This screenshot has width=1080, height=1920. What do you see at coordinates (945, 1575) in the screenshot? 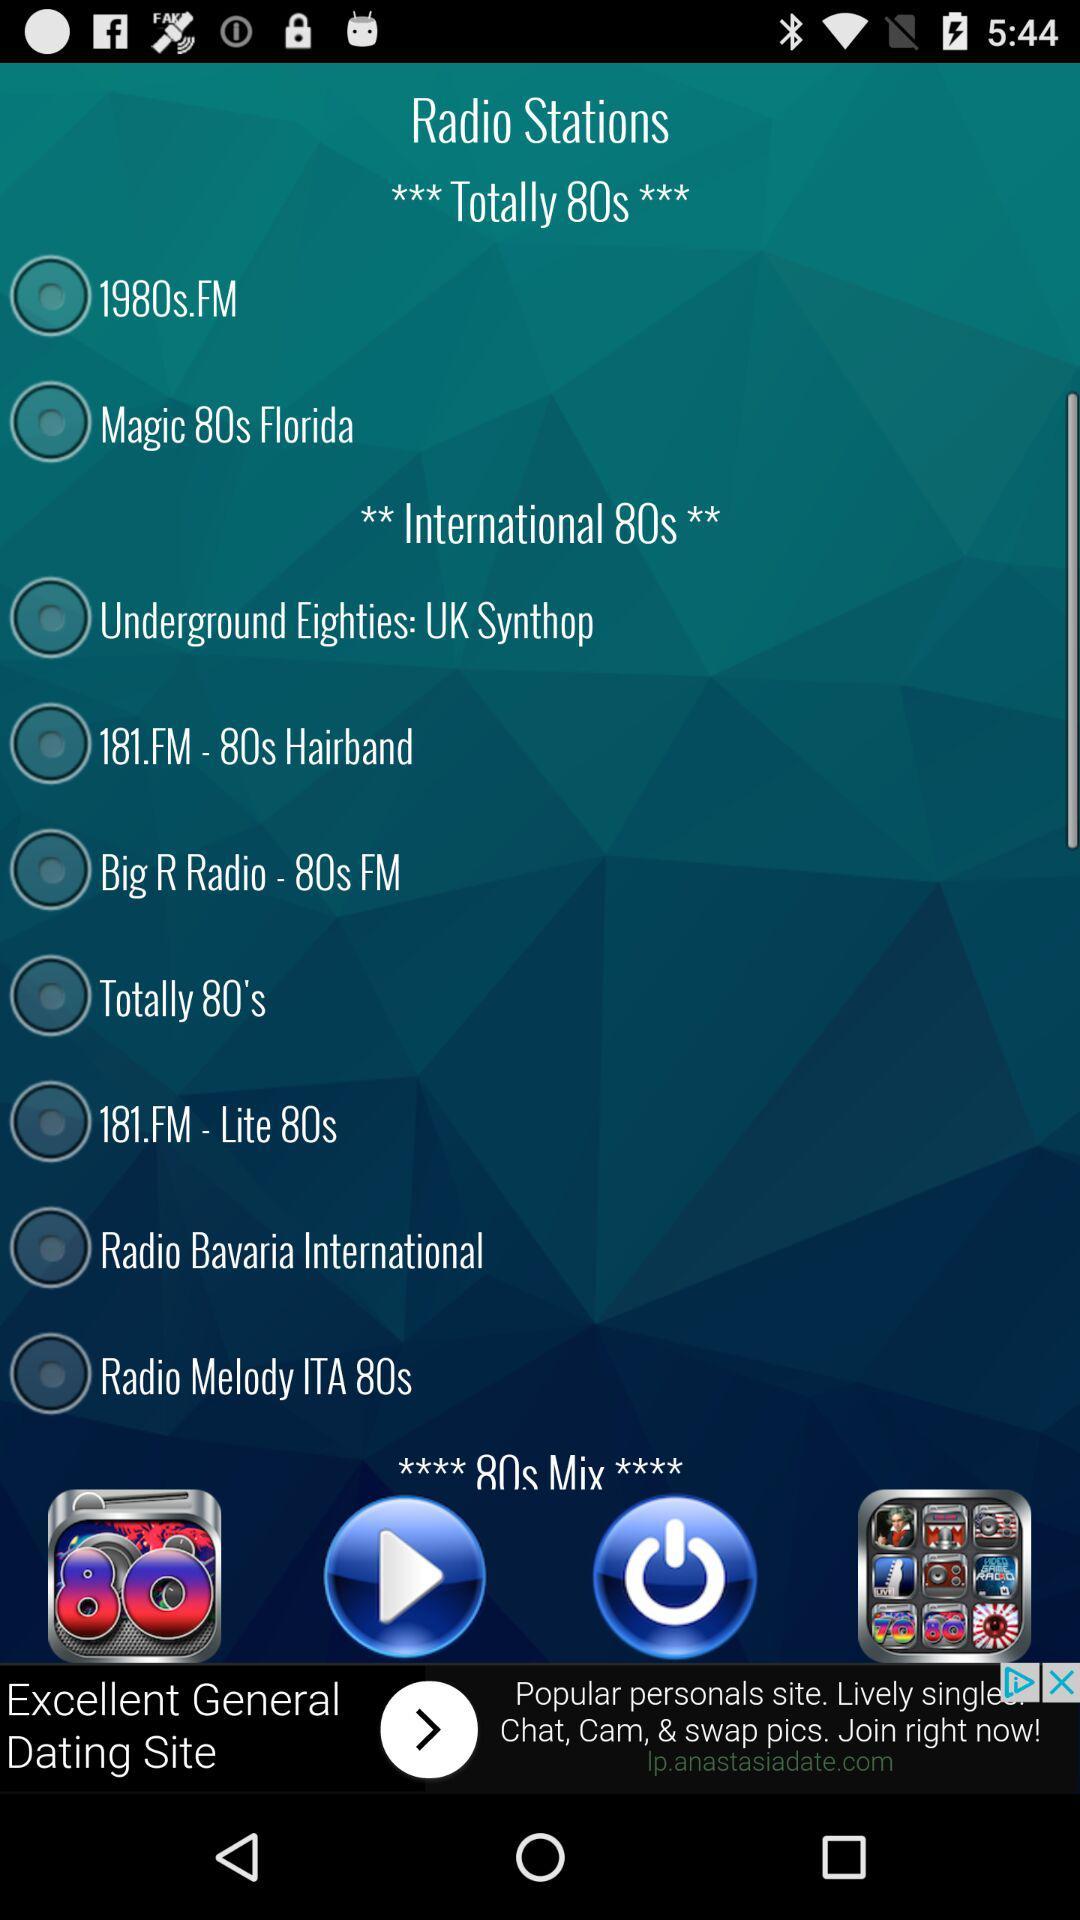
I see `library` at bounding box center [945, 1575].